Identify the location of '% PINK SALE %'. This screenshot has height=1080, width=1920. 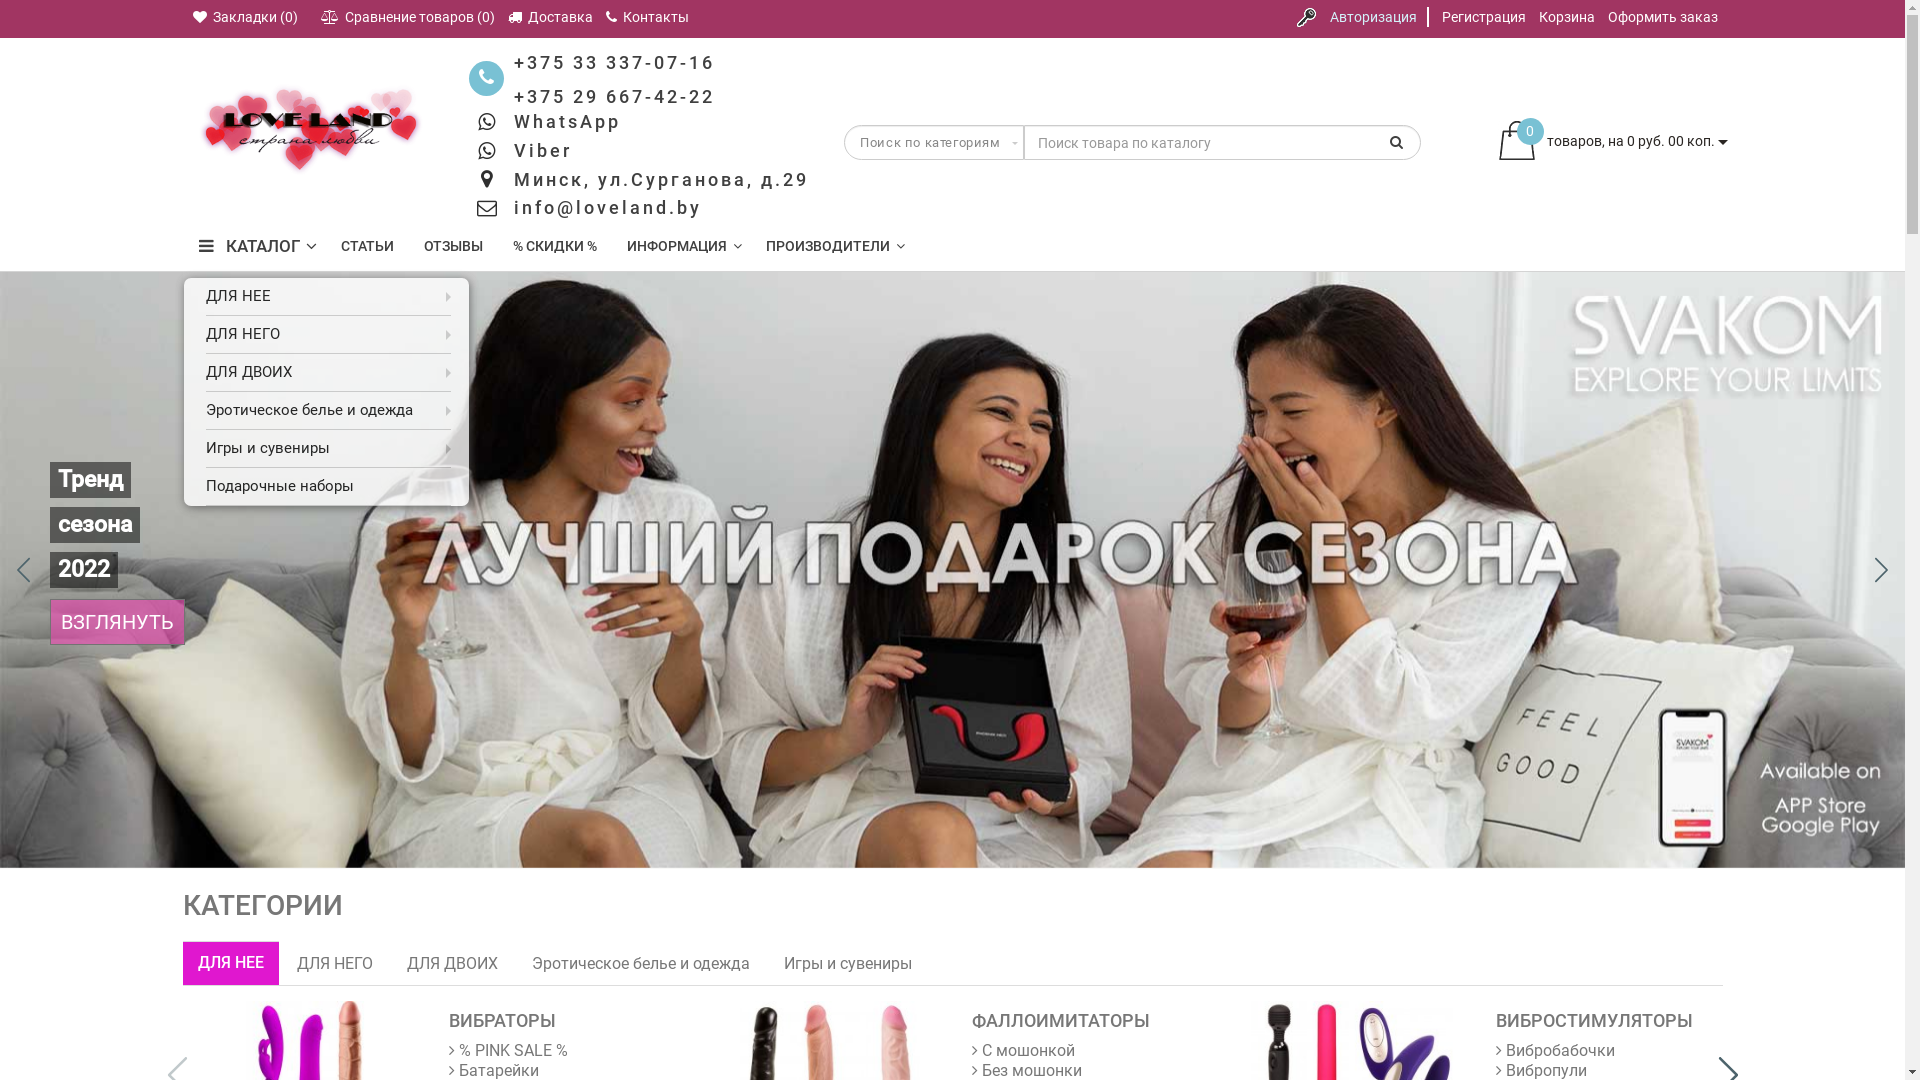
(508, 1049).